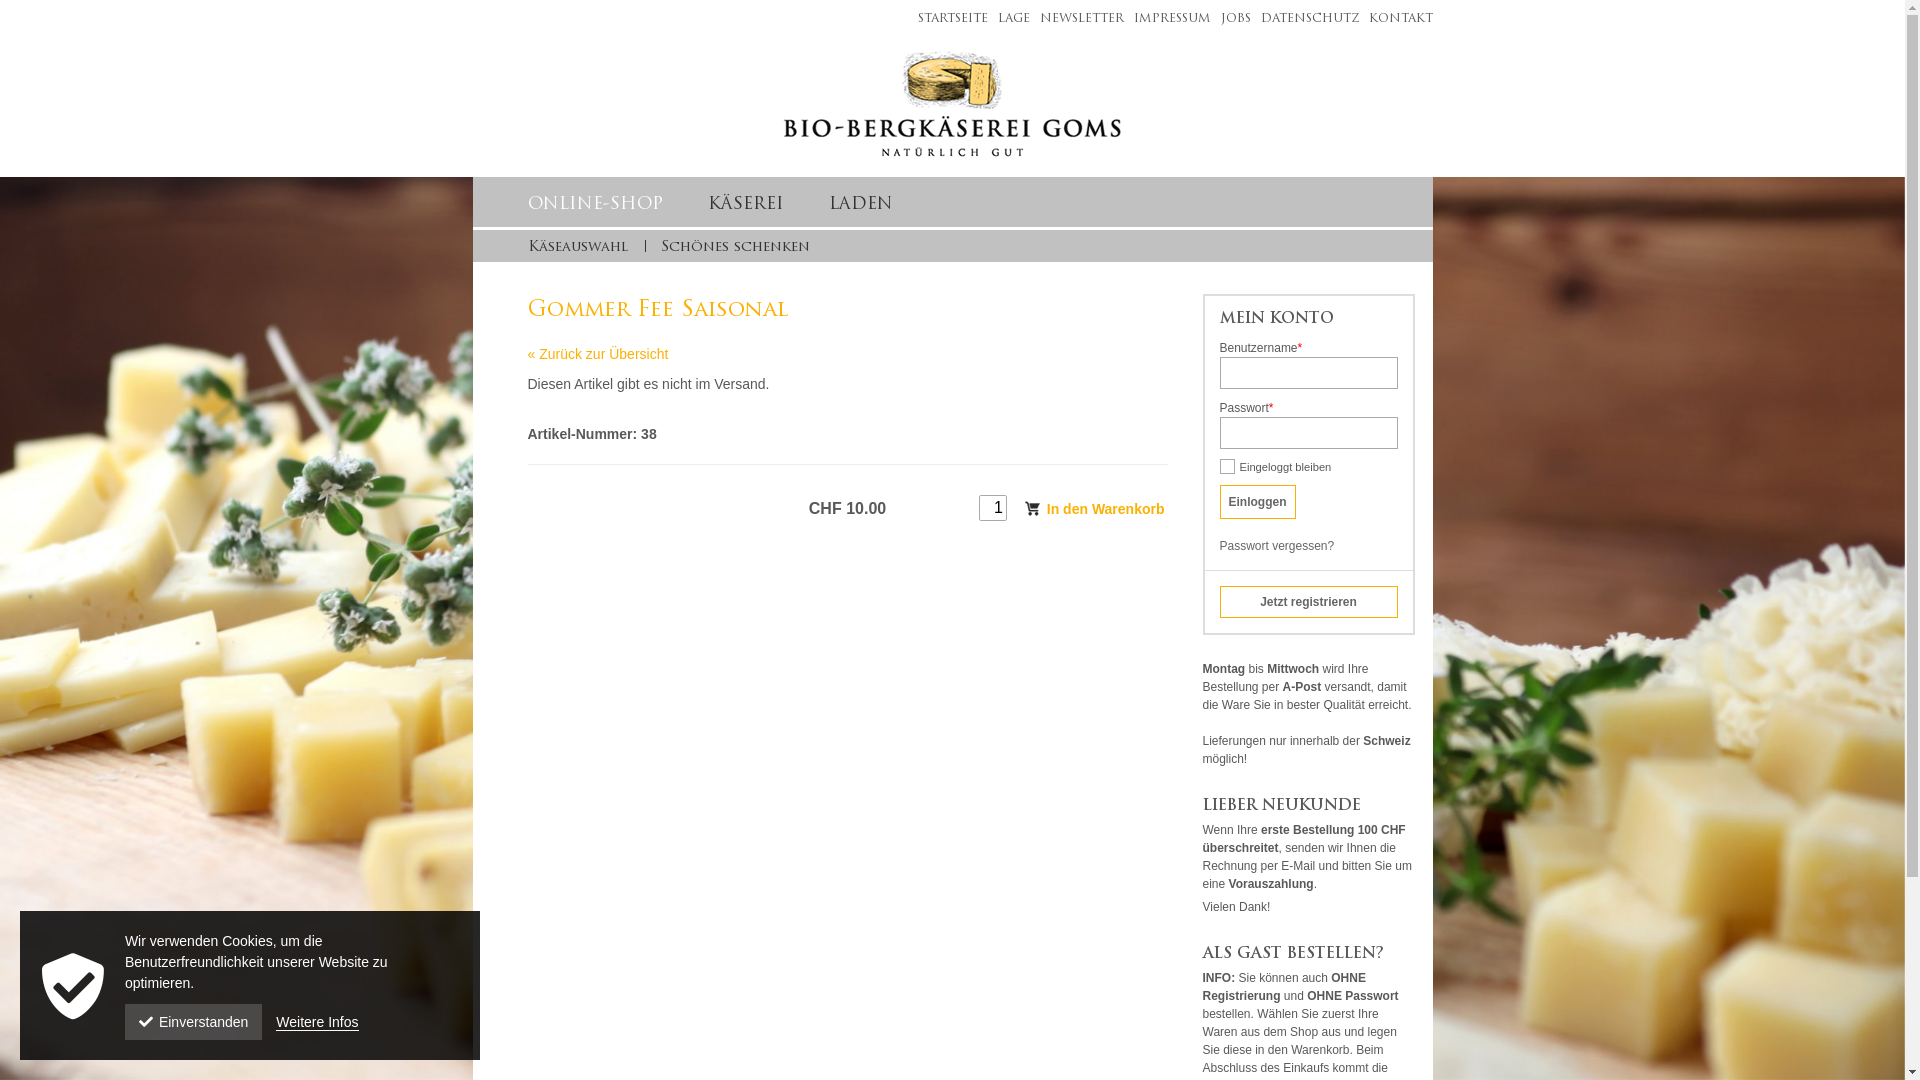  Describe the element at coordinates (1218, 500) in the screenshot. I see `'Einloggen'` at that location.